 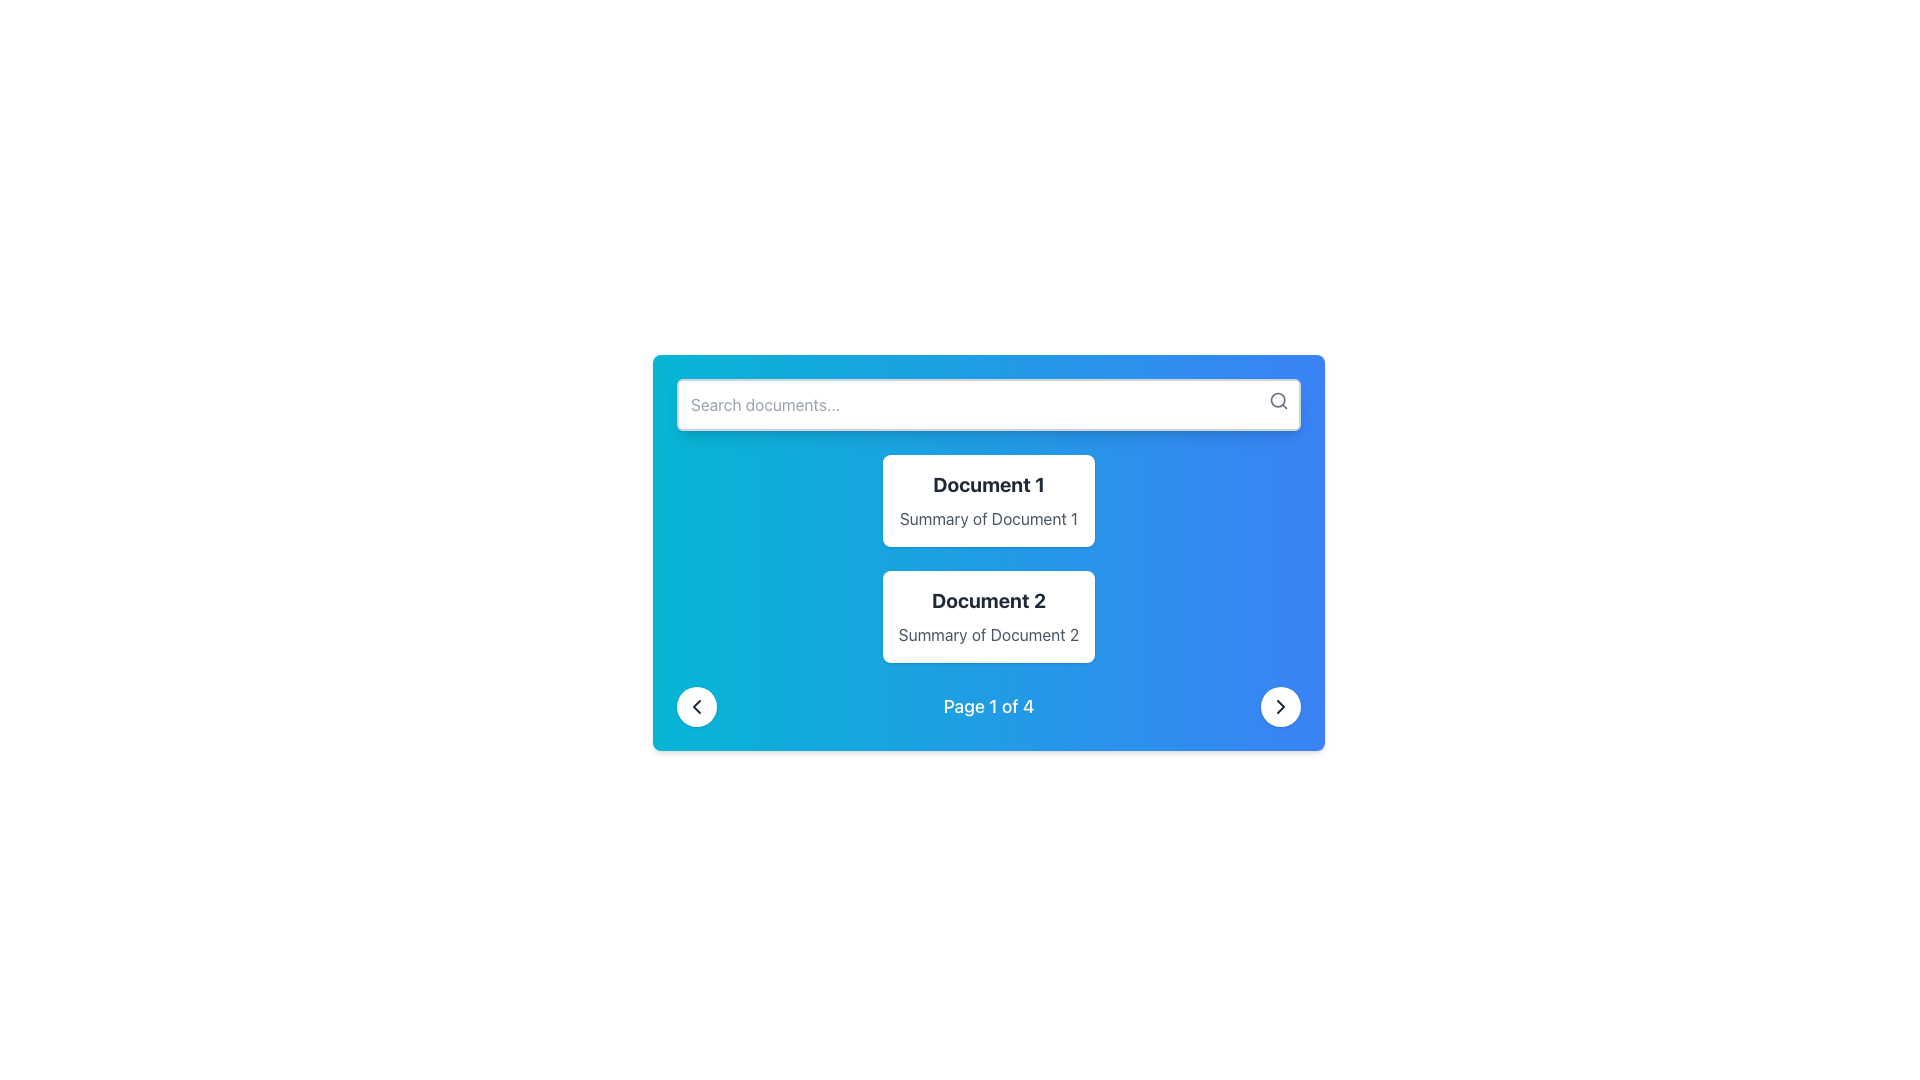 What do you see at coordinates (1281, 705) in the screenshot?
I see `the rightward chevron vector graphic in the bottom-right corner of the blue panel` at bounding box center [1281, 705].